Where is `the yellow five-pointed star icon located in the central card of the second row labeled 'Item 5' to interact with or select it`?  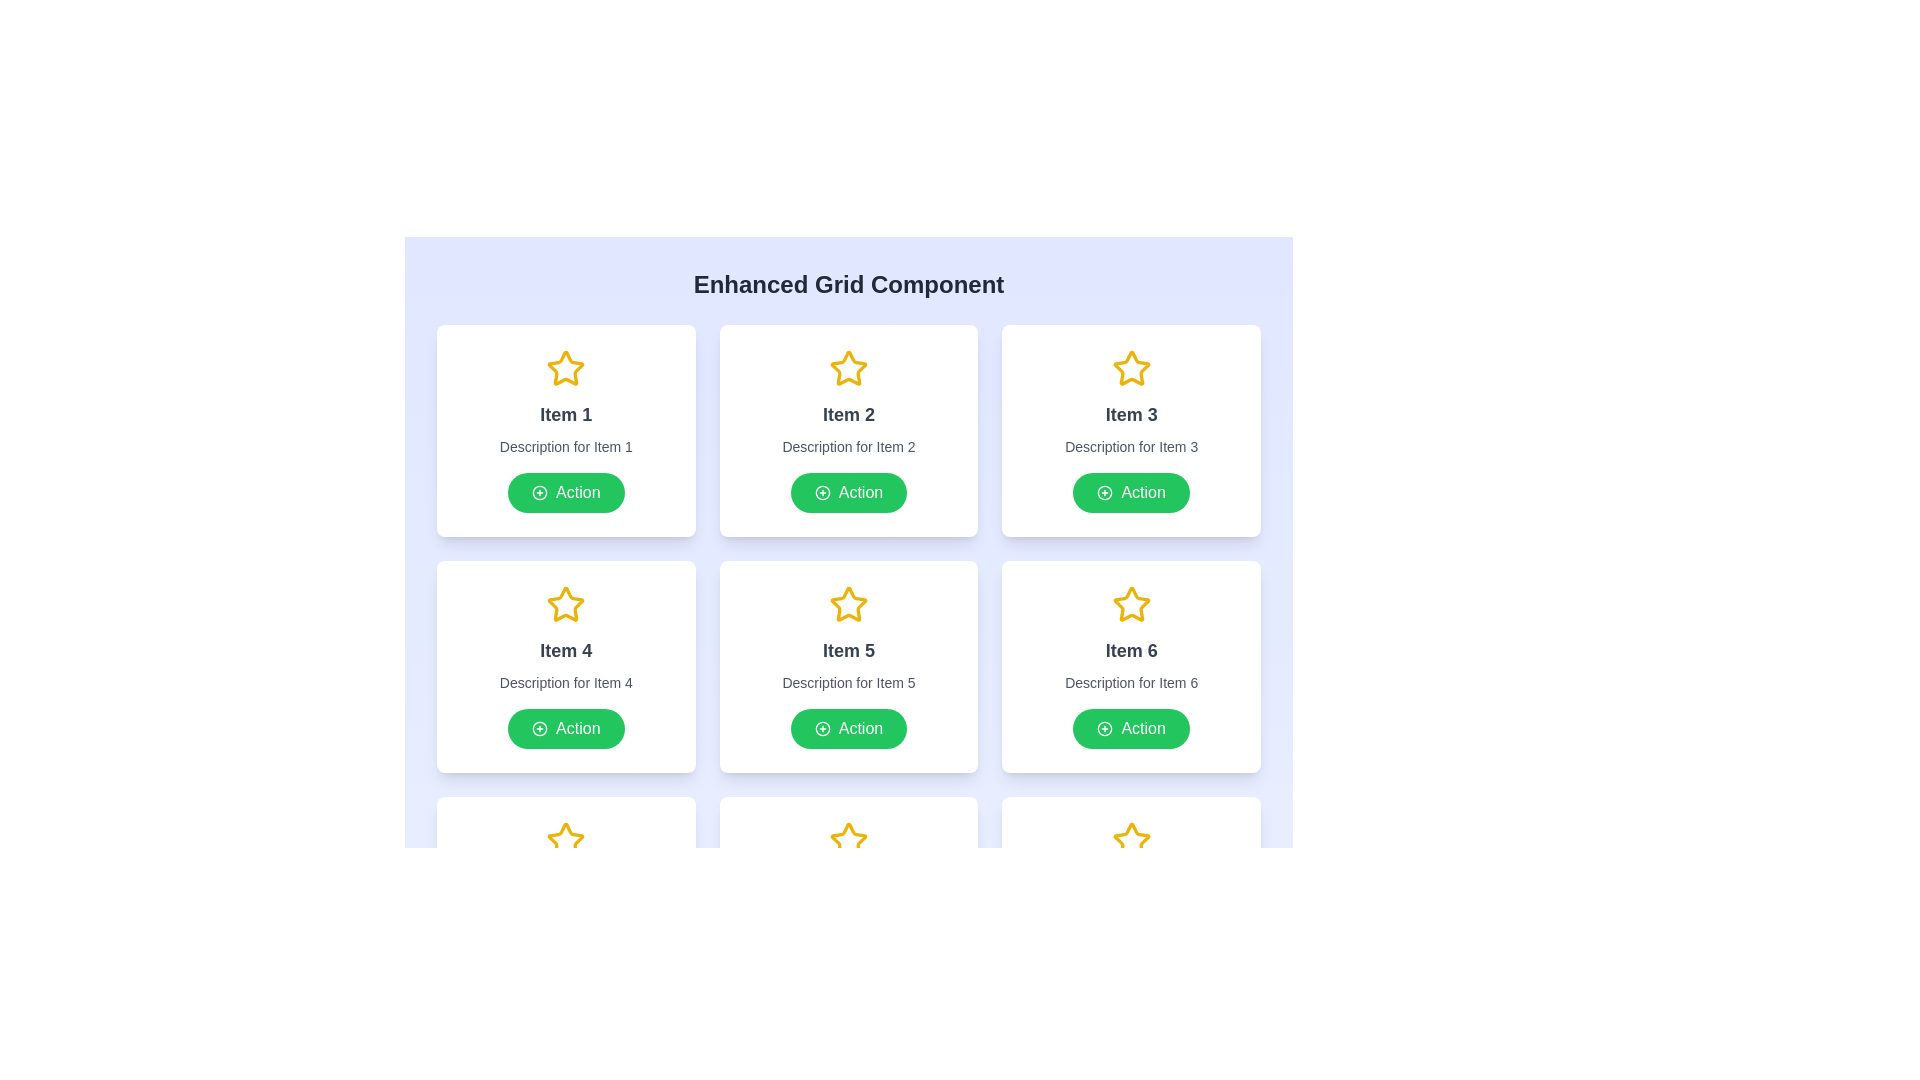 the yellow five-pointed star icon located in the central card of the second row labeled 'Item 5' to interact with or select it is located at coordinates (849, 603).